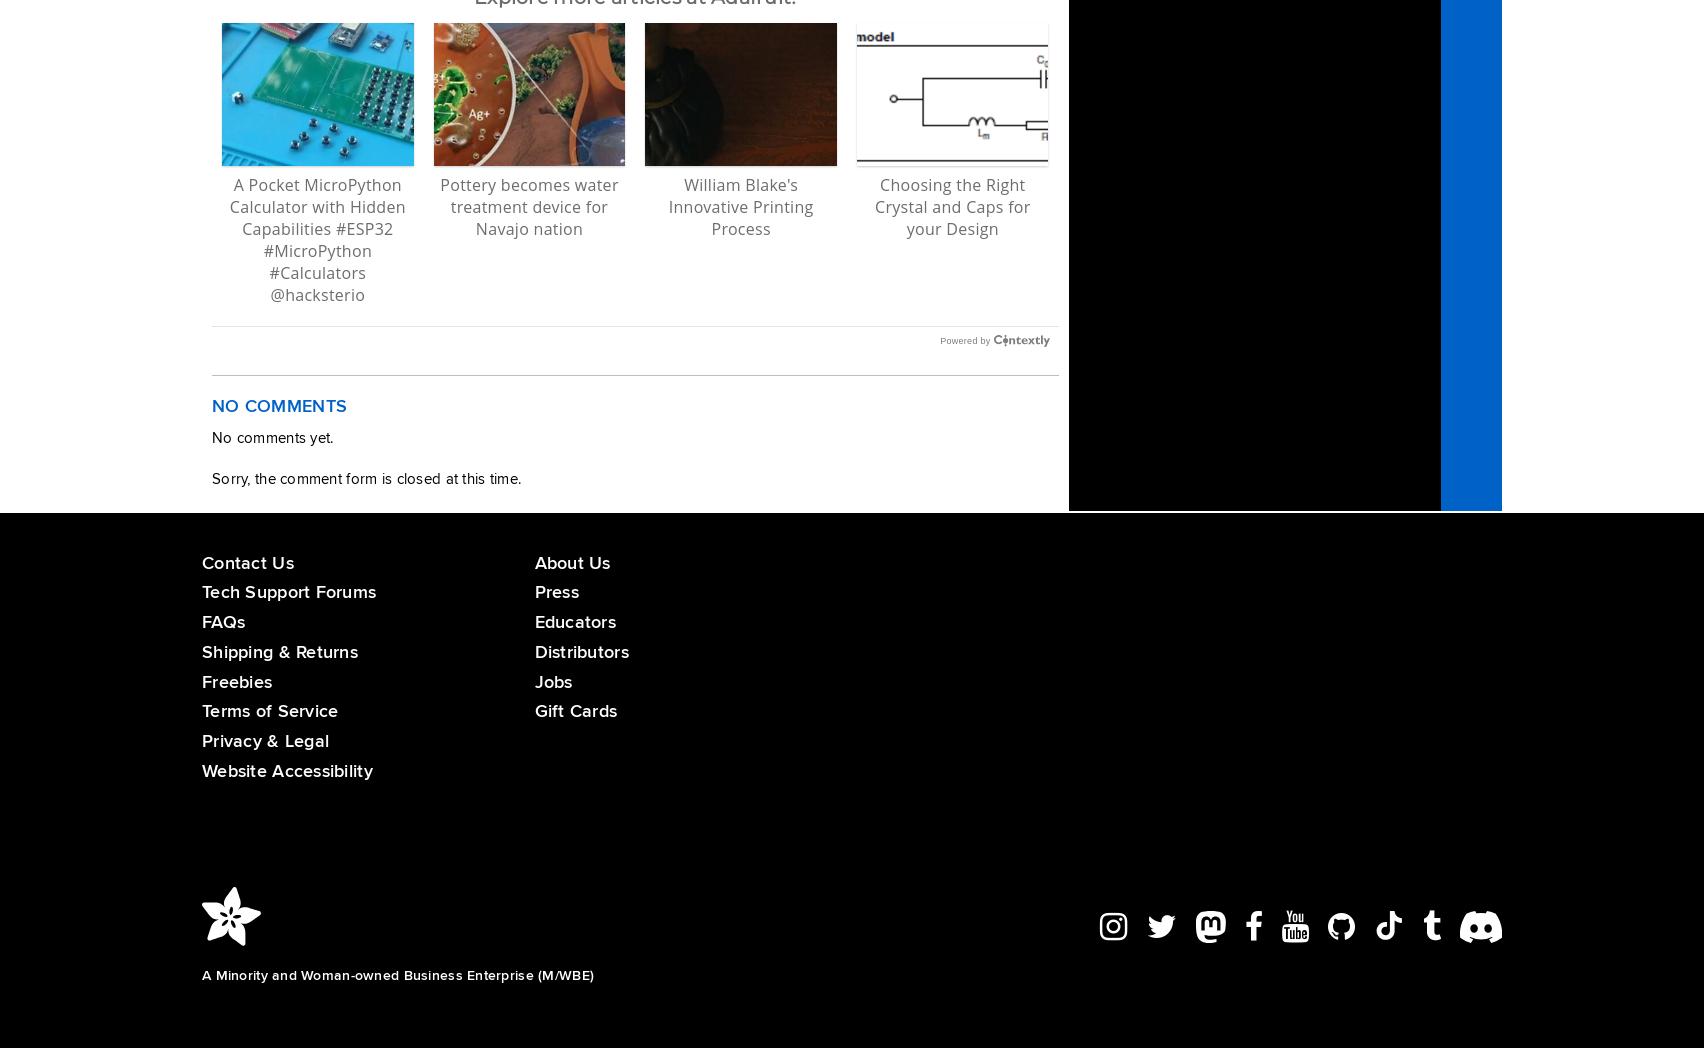 This screenshot has width=1704, height=1048. What do you see at coordinates (528, 205) in the screenshot?
I see `'Pottery becomes water treatment device for Navajo nation'` at bounding box center [528, 205].